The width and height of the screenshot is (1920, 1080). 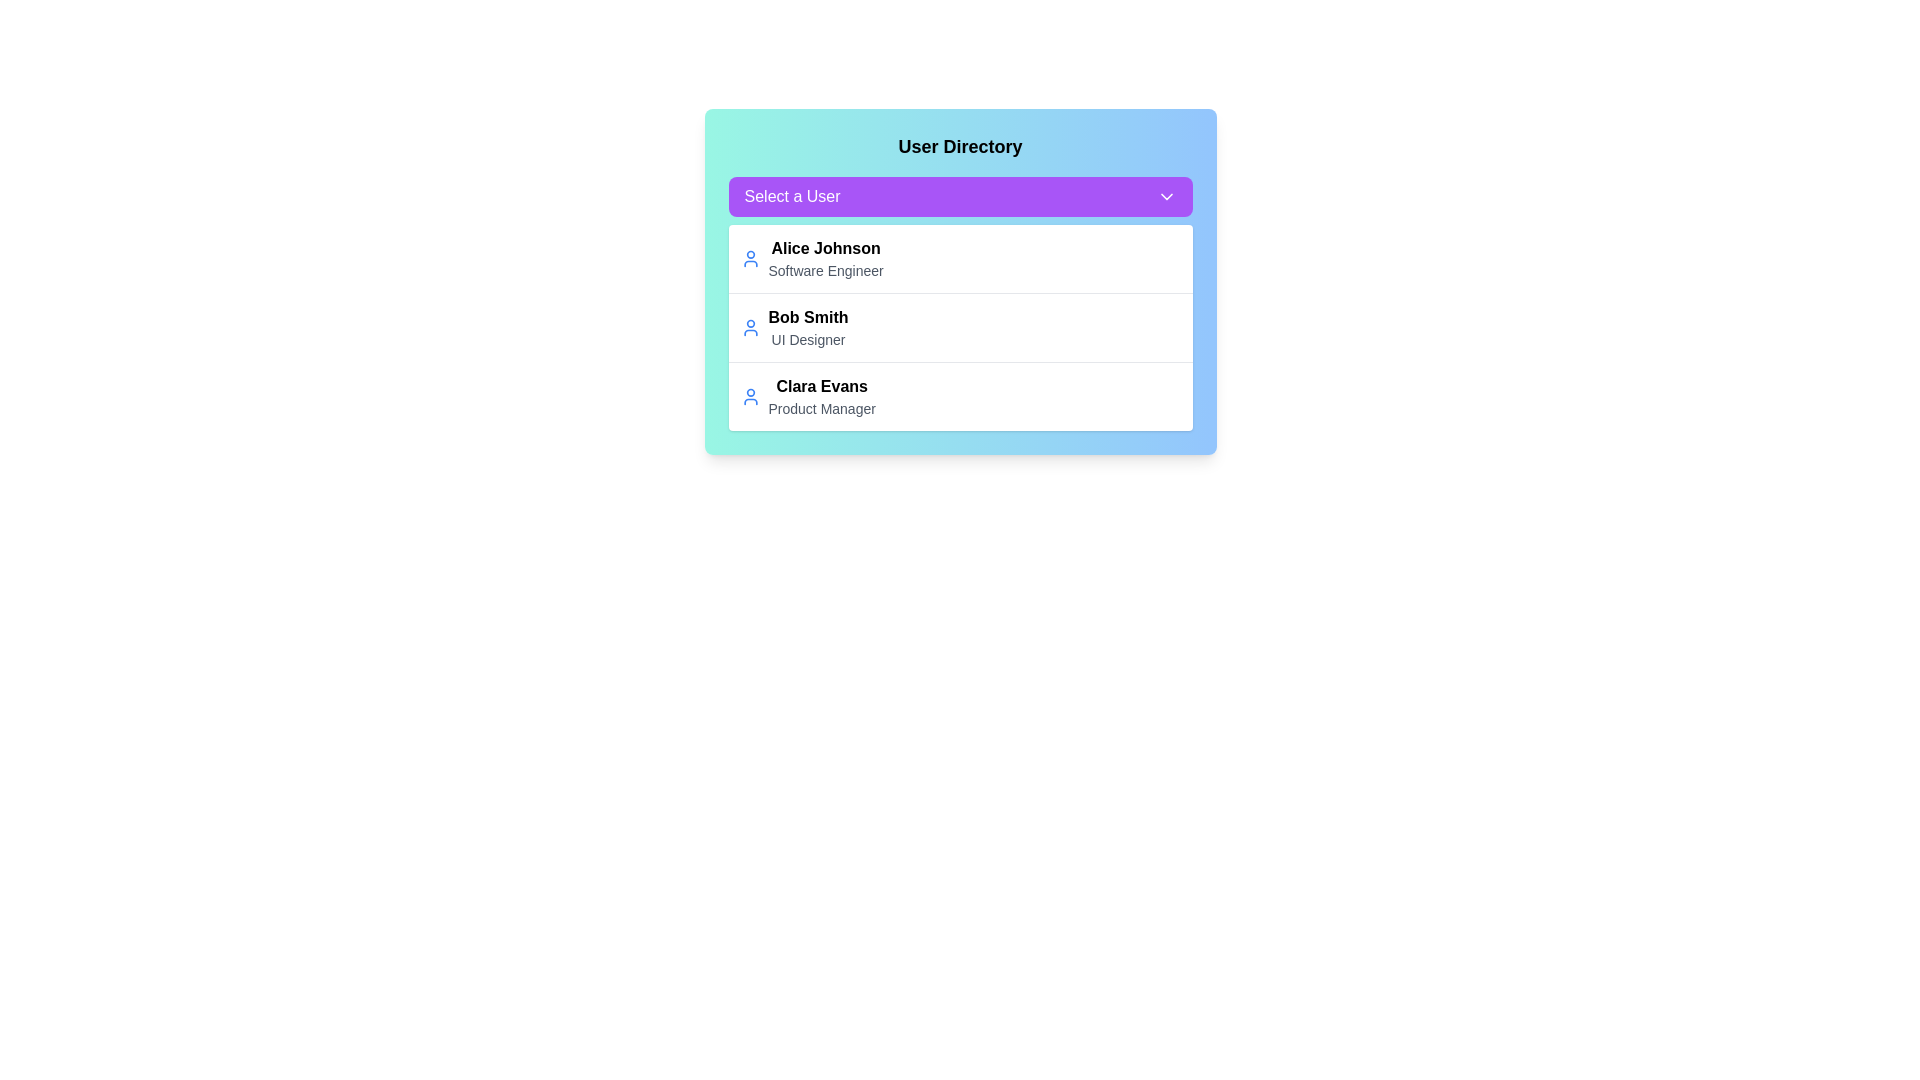 What do you see at coordinates (1166, 196) in the screenshot?
I see `the chevron-down icon located at the far-right end of the 'Select a User' purple rectangular bar` at bounding box center [1166, 196].